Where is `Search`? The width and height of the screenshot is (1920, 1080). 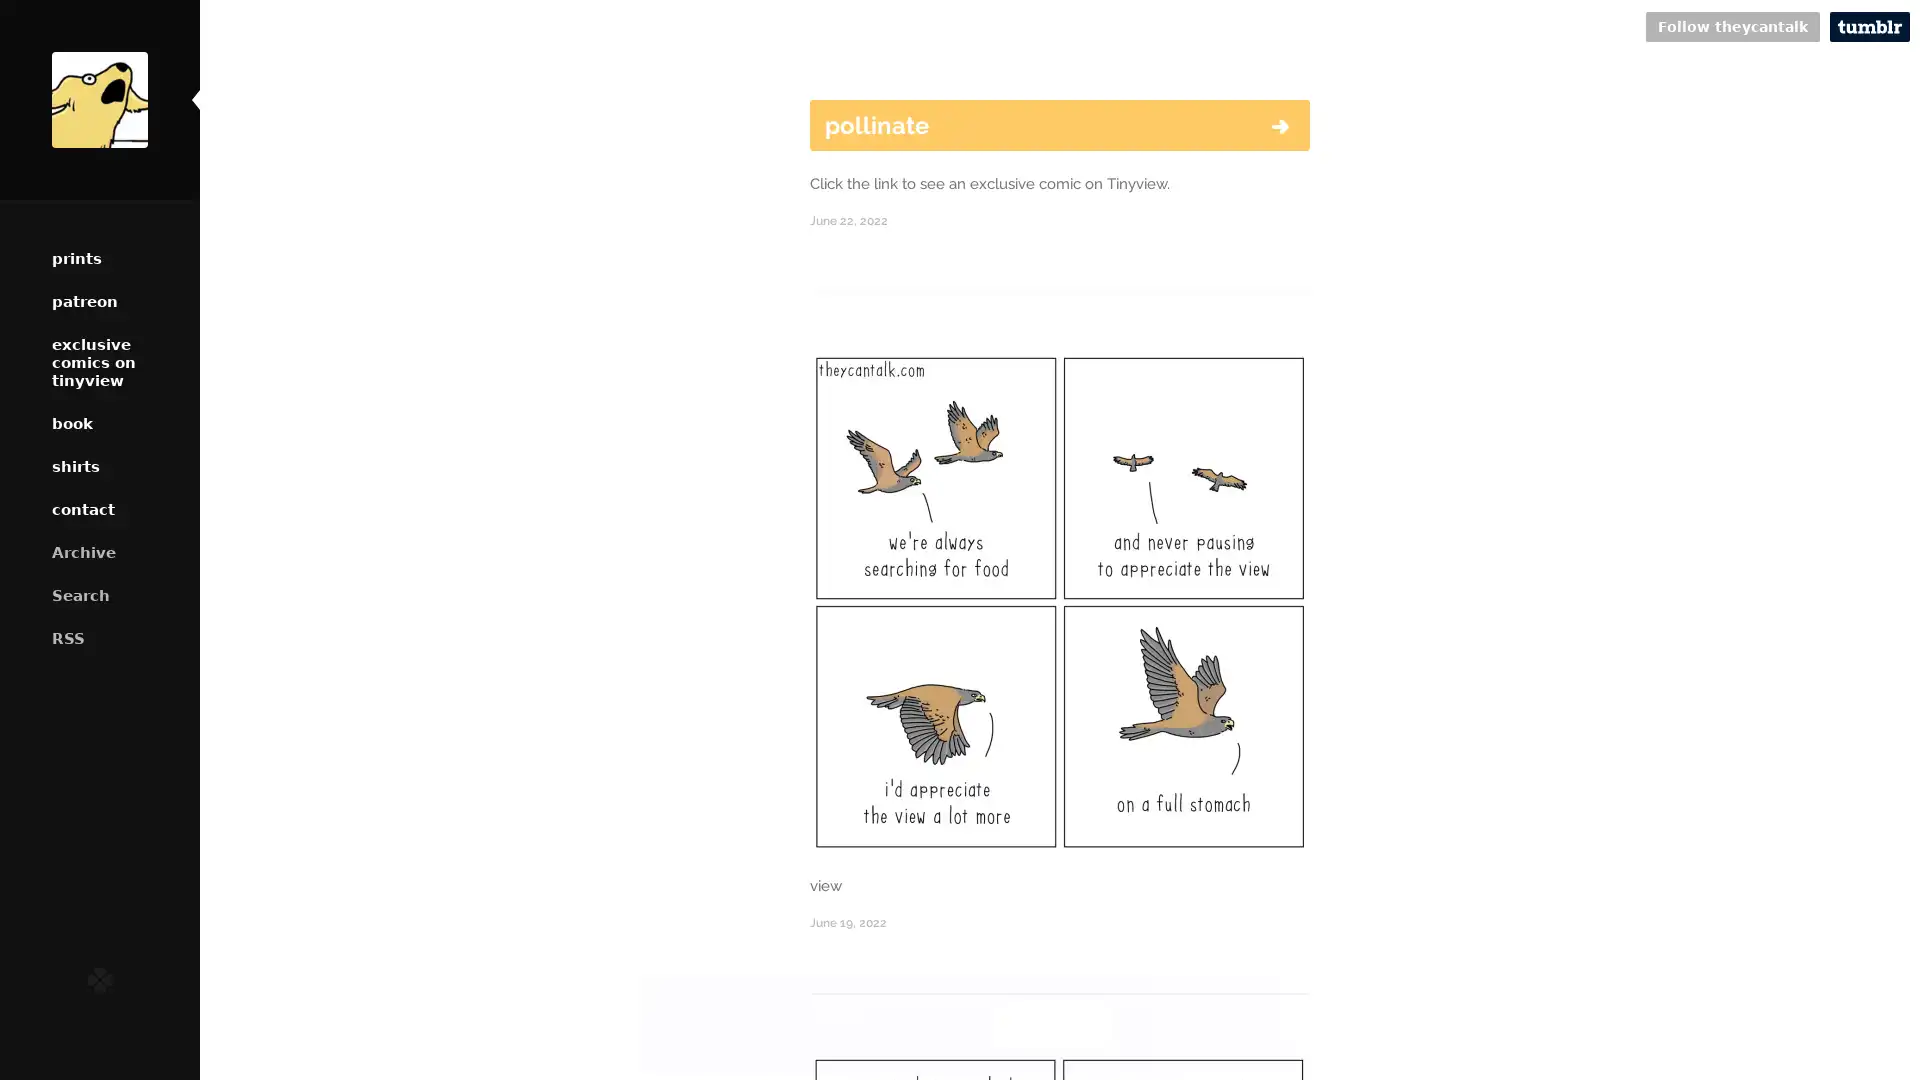
Search is located at coordinates (99, 595).